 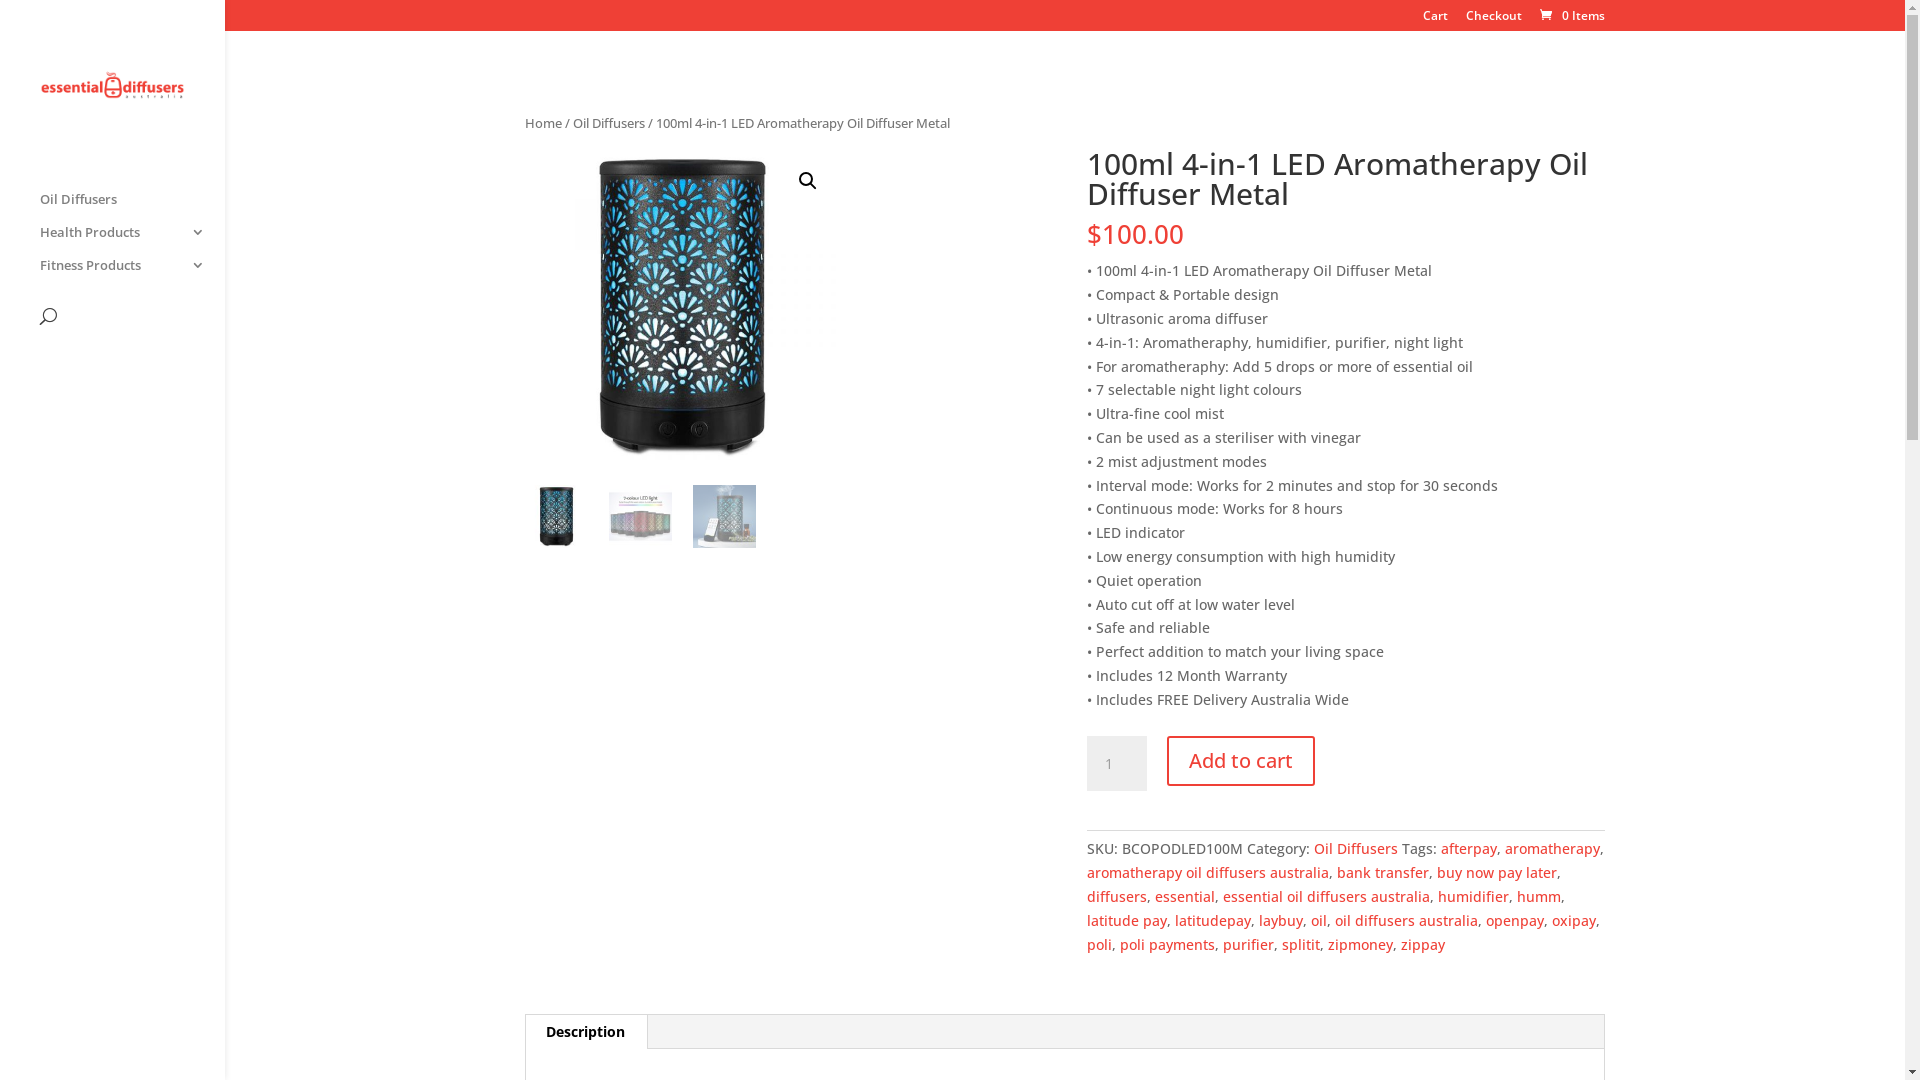 I want to click on 'humm', so click(x=1538, y=895).